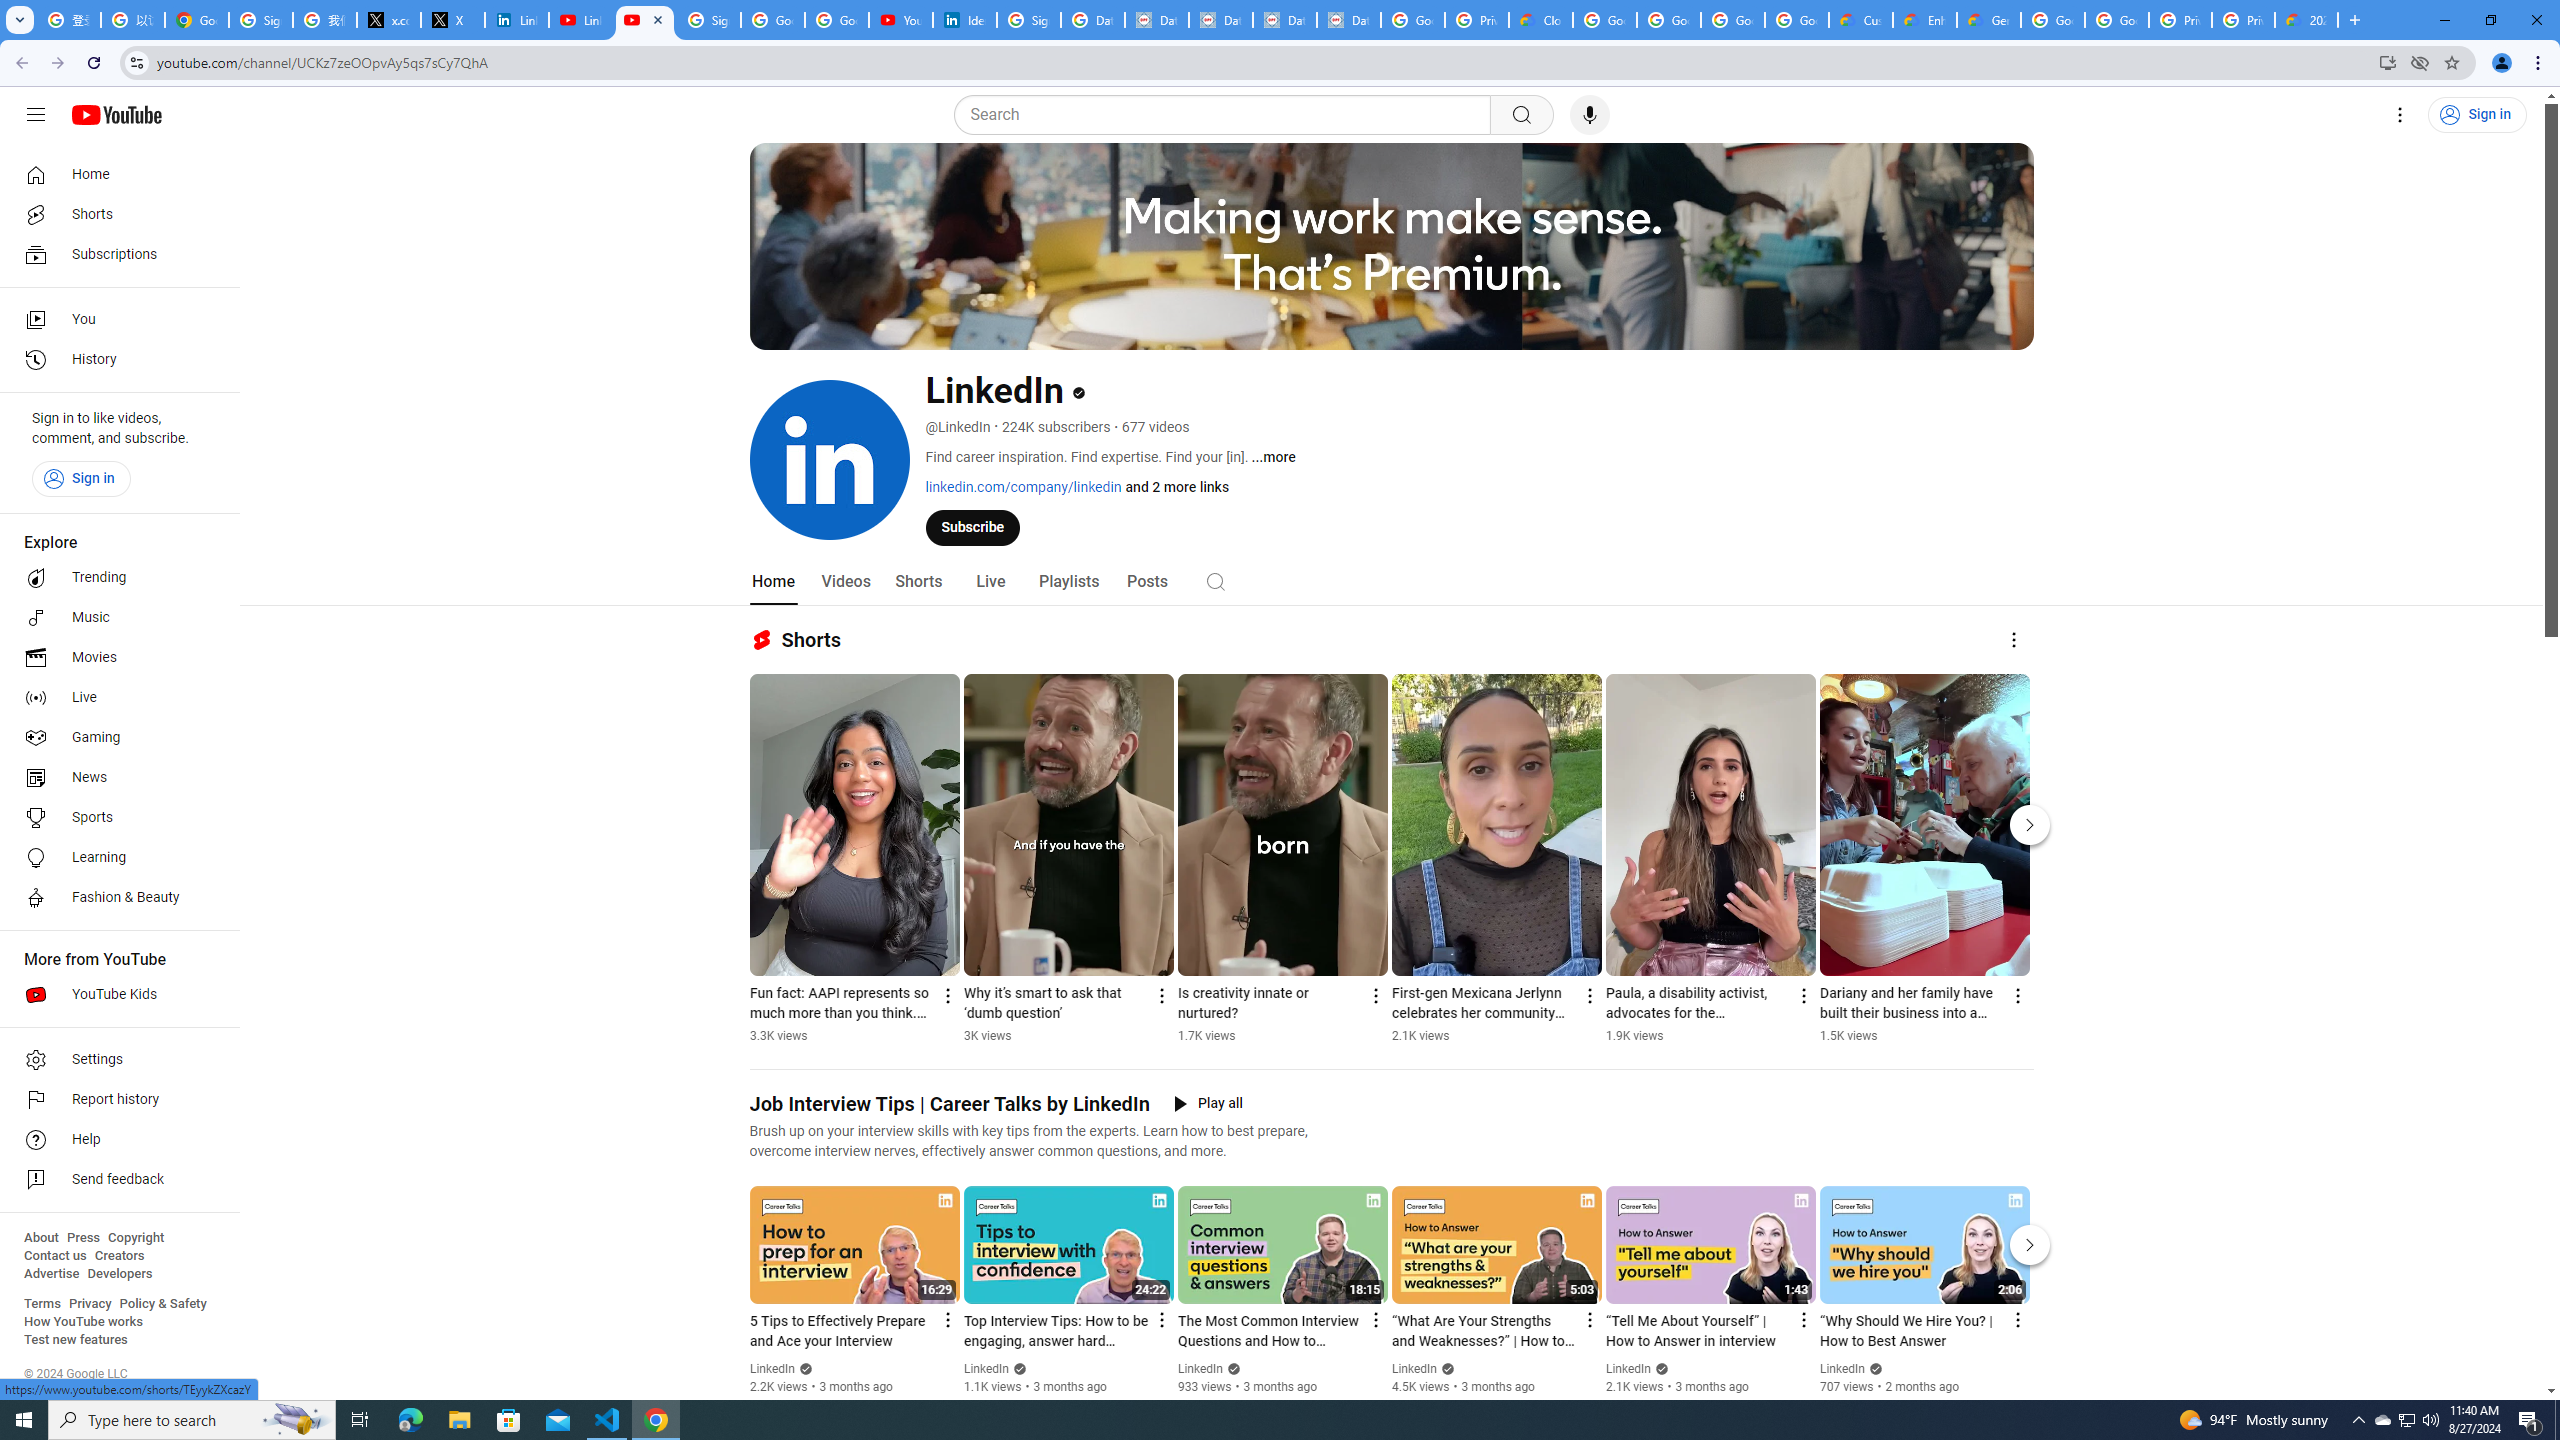 Image resolution: width=2560 pixels, height=1440 pixels. Describe the element at coordinates (113, 1099) in the screenshot. I see `'Report history'` at that location.